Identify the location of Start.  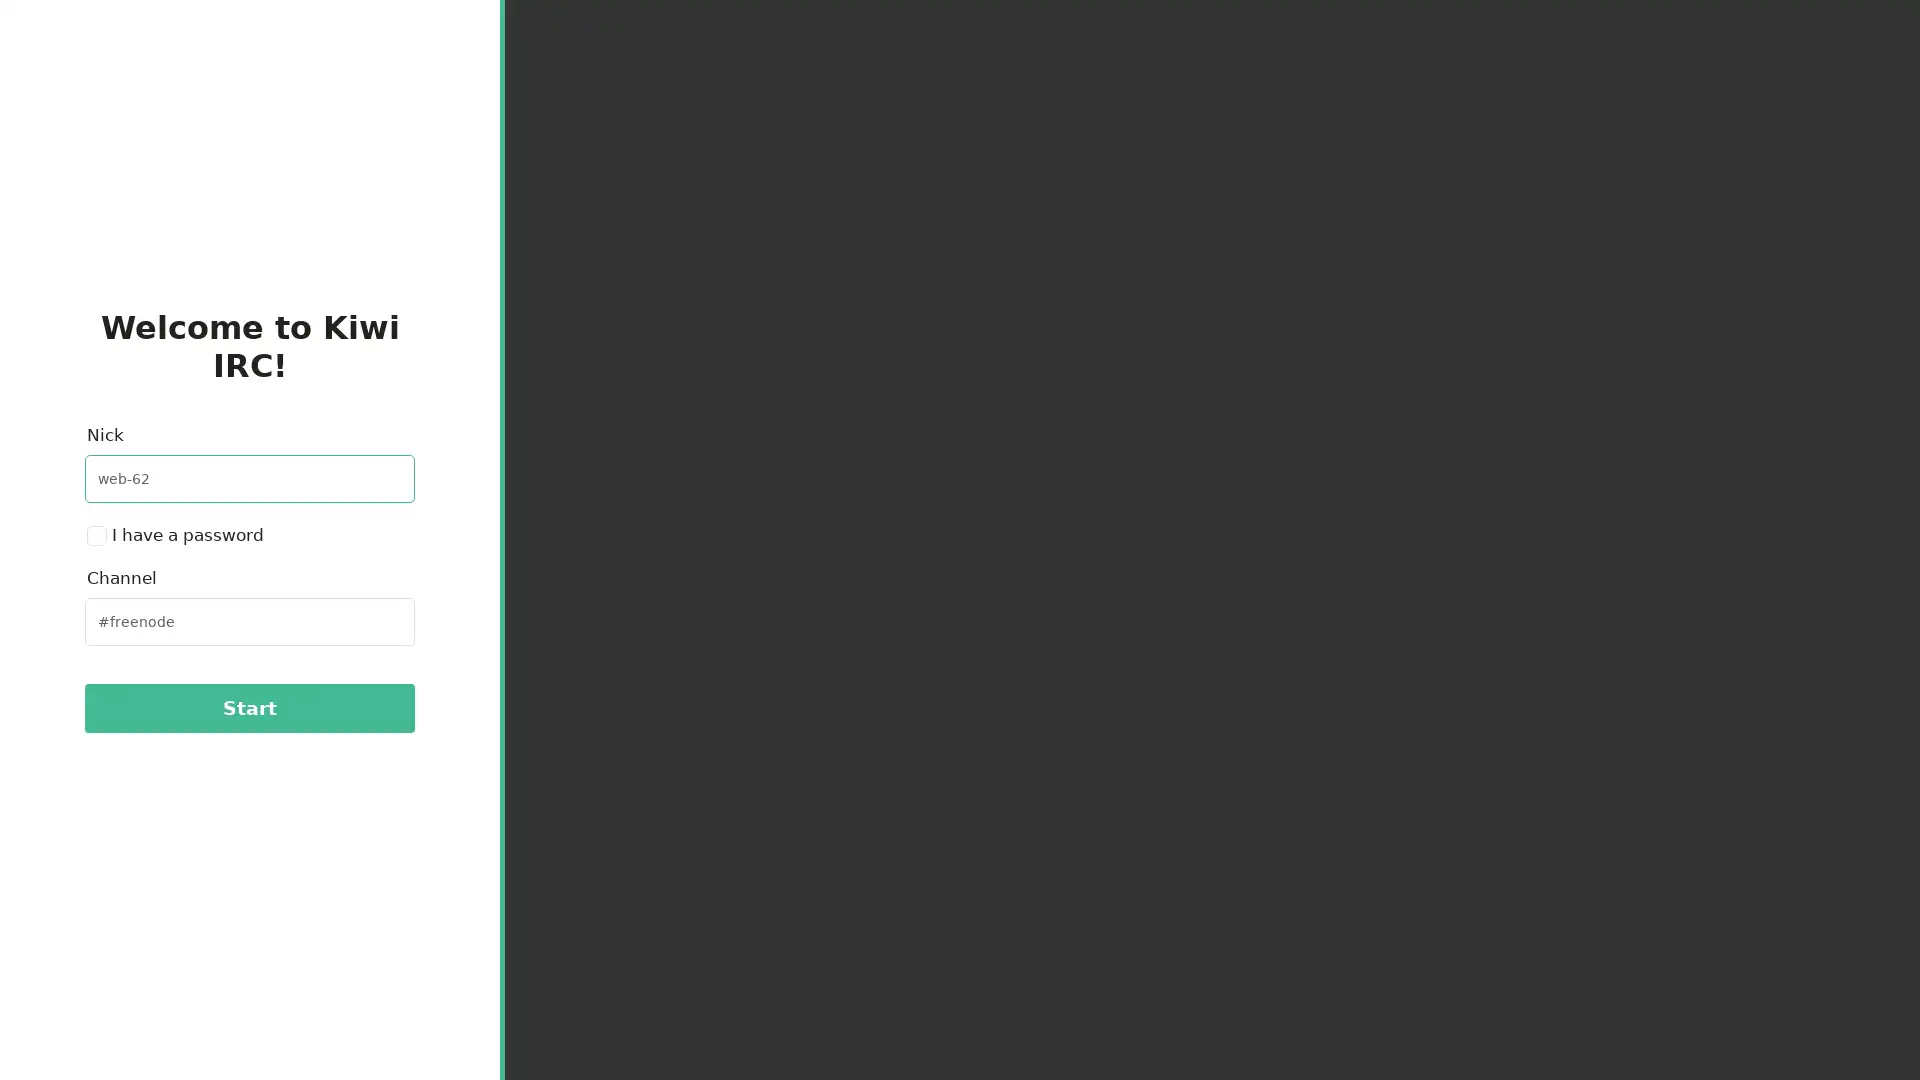
(248, 707).